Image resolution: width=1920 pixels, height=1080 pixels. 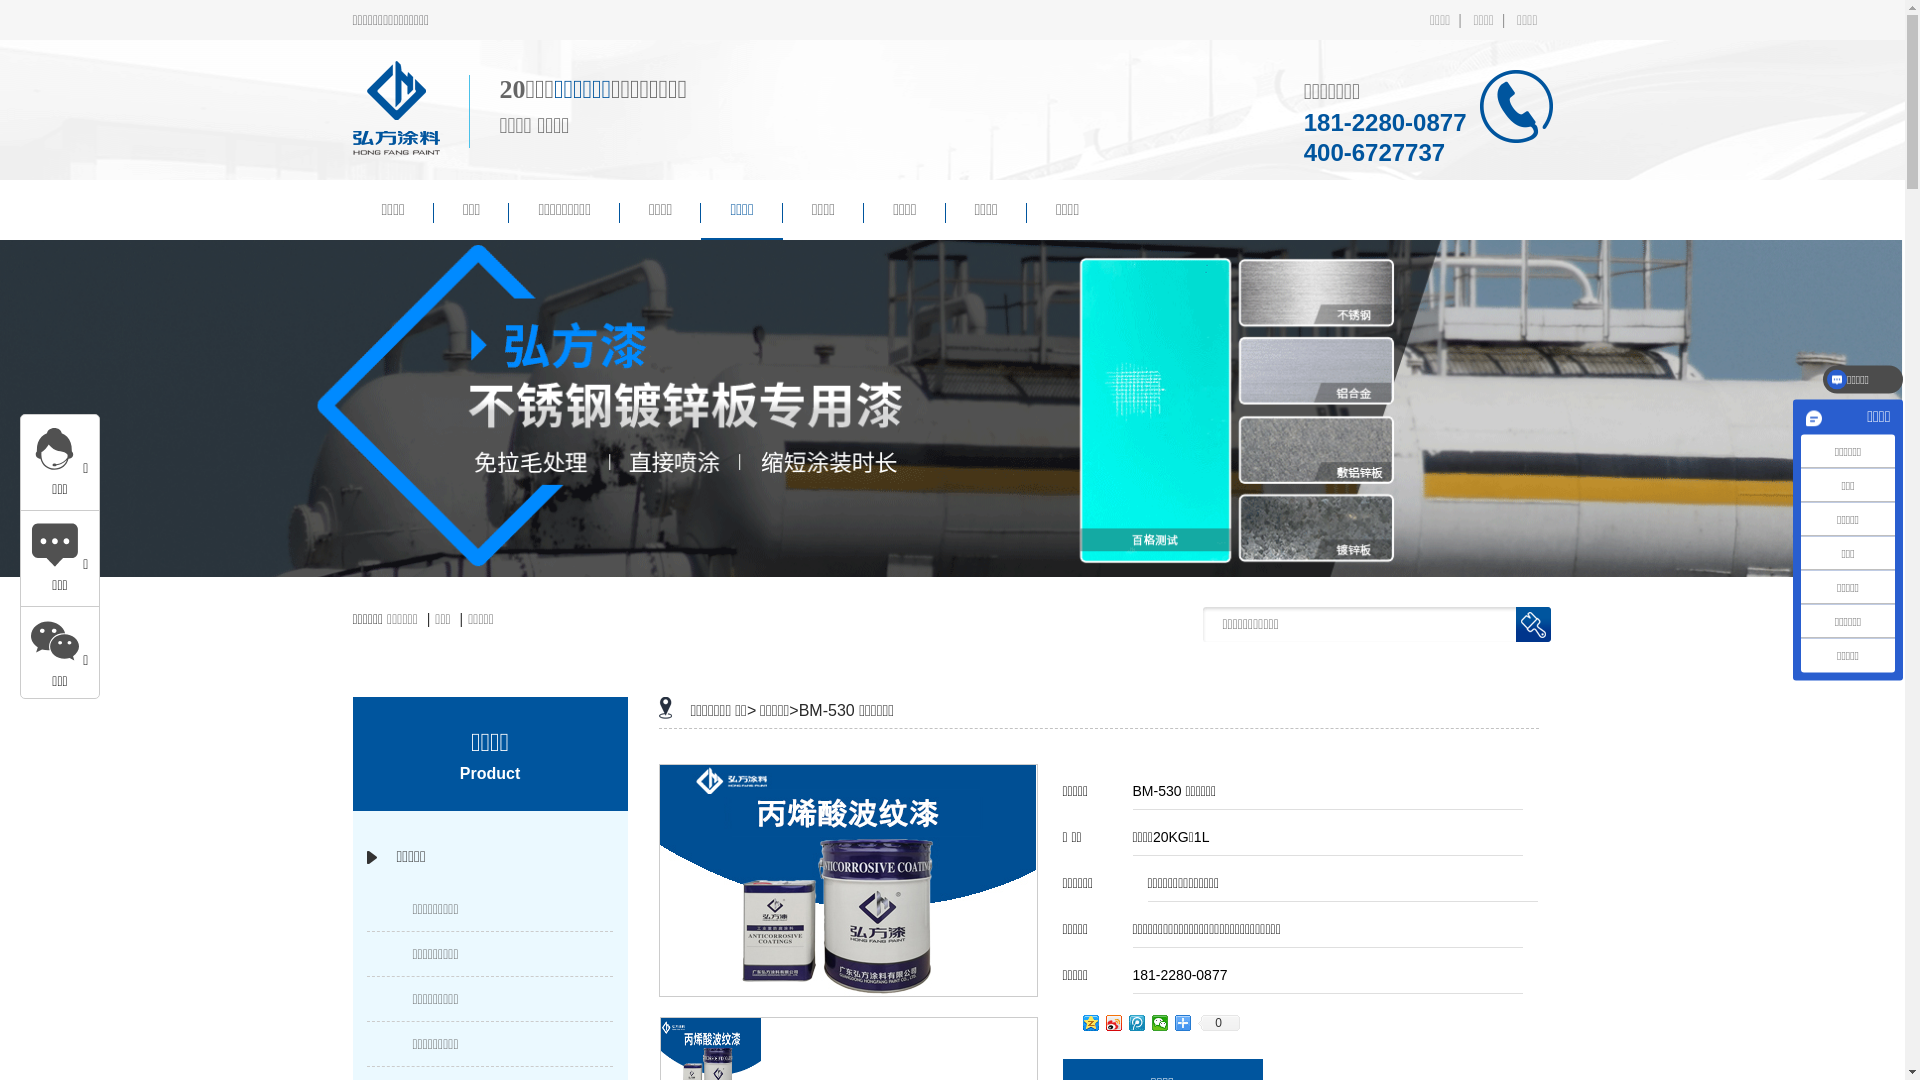 I want to click on '0', so click(x=1218, y=1022).